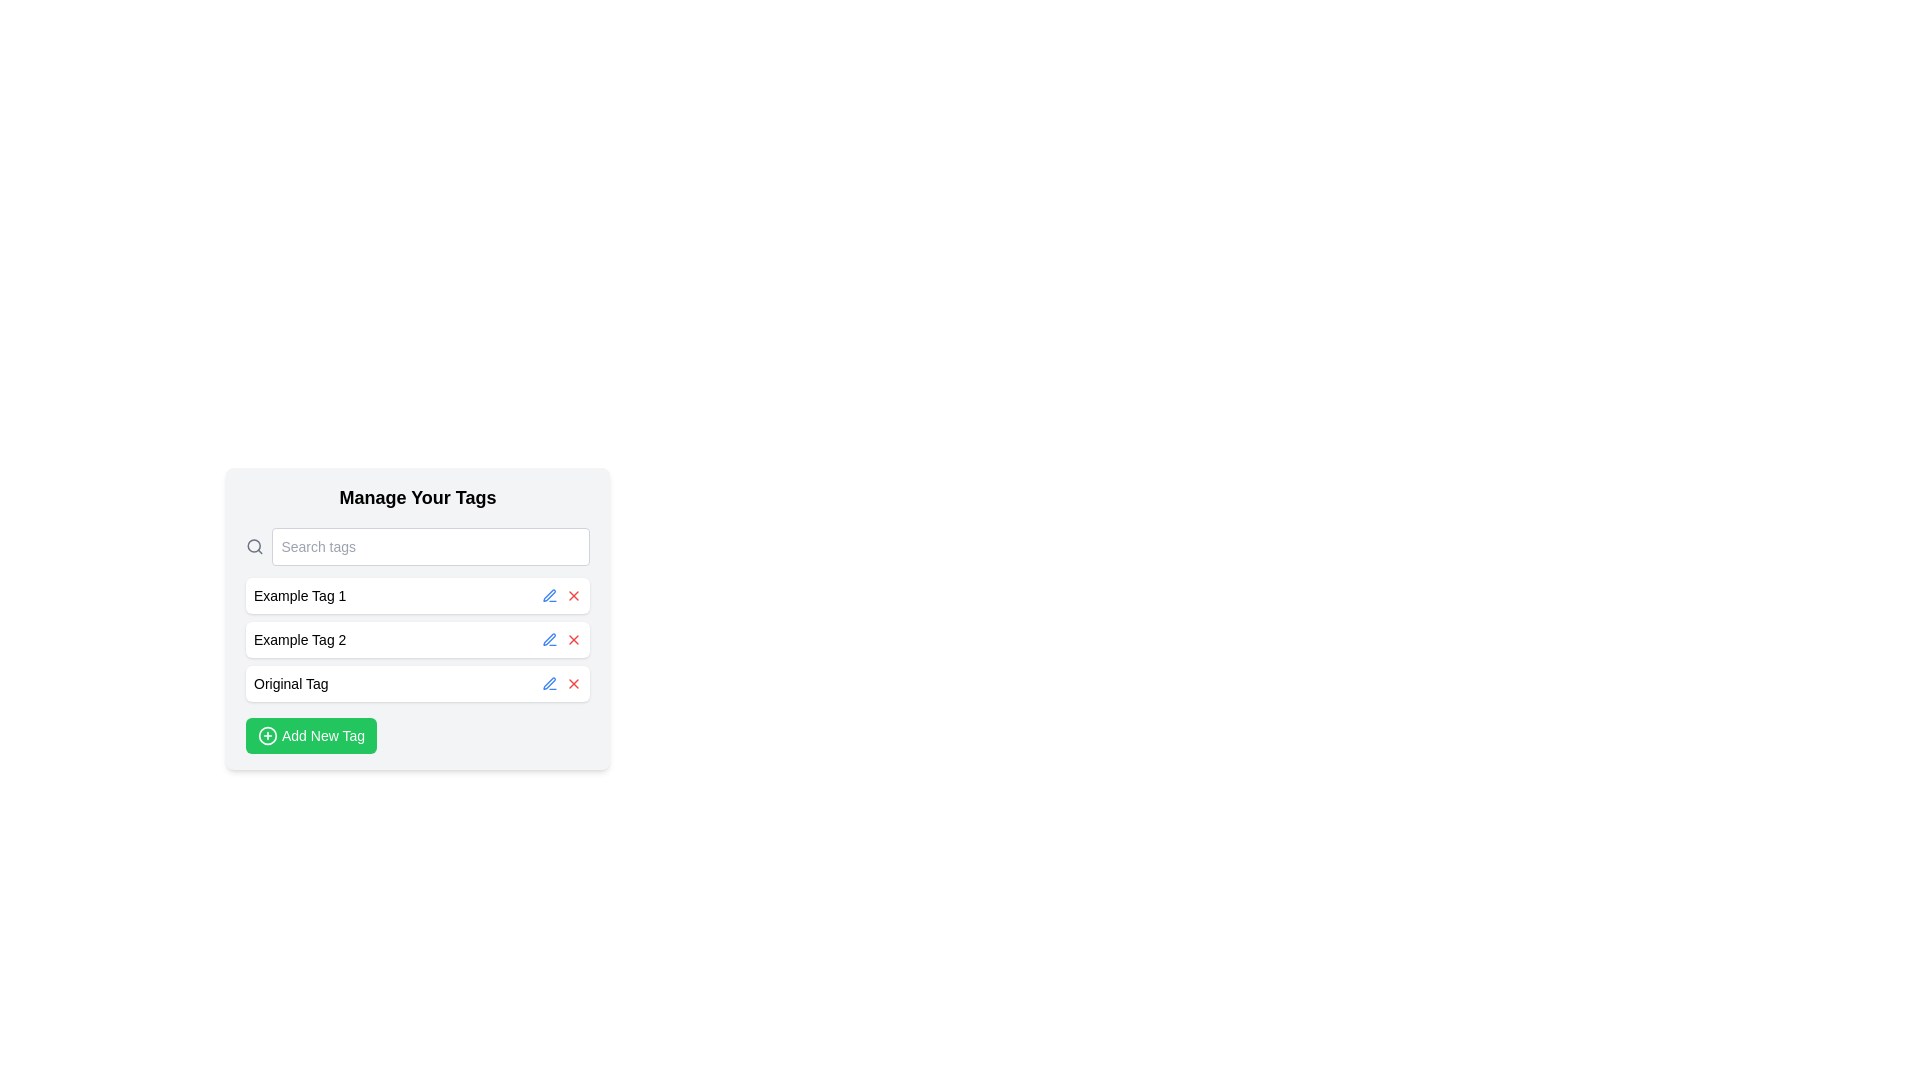 The width and height of the screenshot is (1920, 1080). What do you see at coordinates (430, 547) in the screenshot?
I see `the search bar located at the top of the 'Manage Your Tags' panel` at bounding box center [430, 547].